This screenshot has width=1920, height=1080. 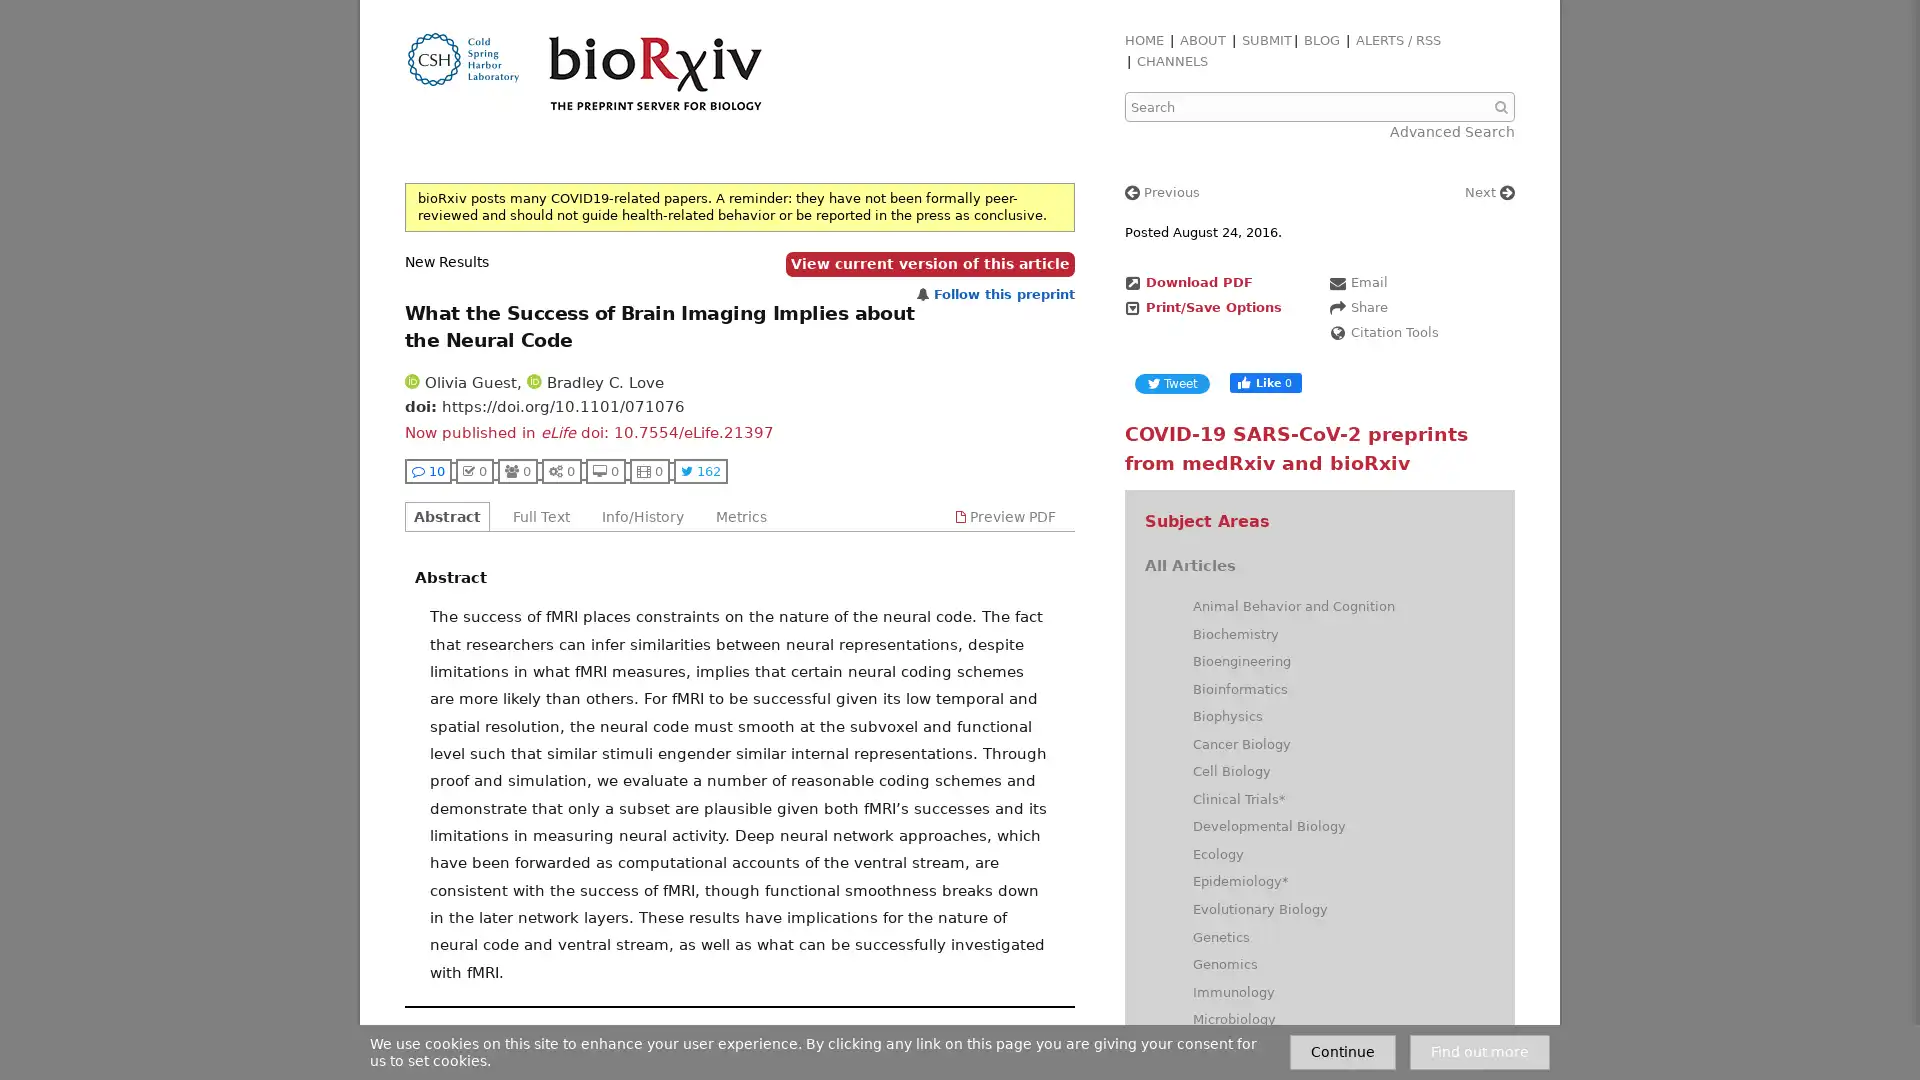 I want to click on Search, so click(x=1503, y=107).